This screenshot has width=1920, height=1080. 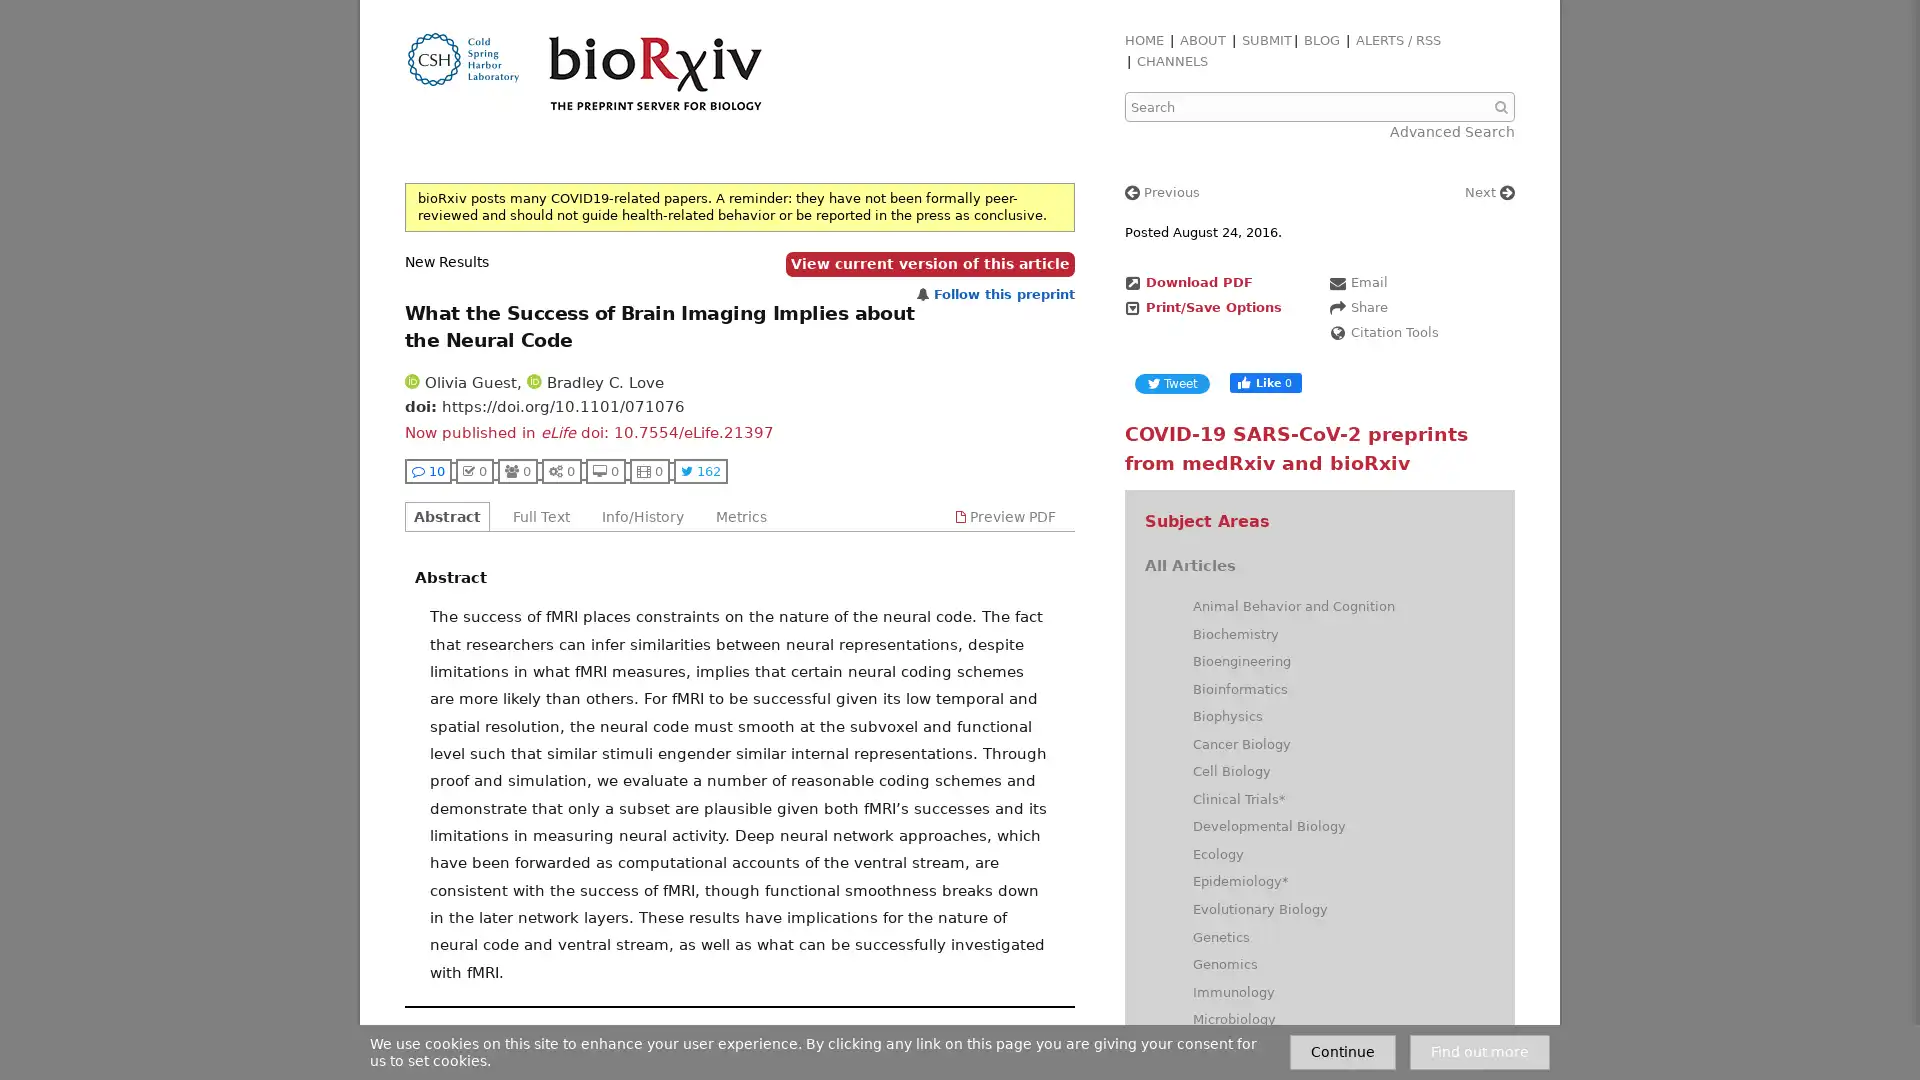 I want to click on Search, so click(x=1503, y=107).